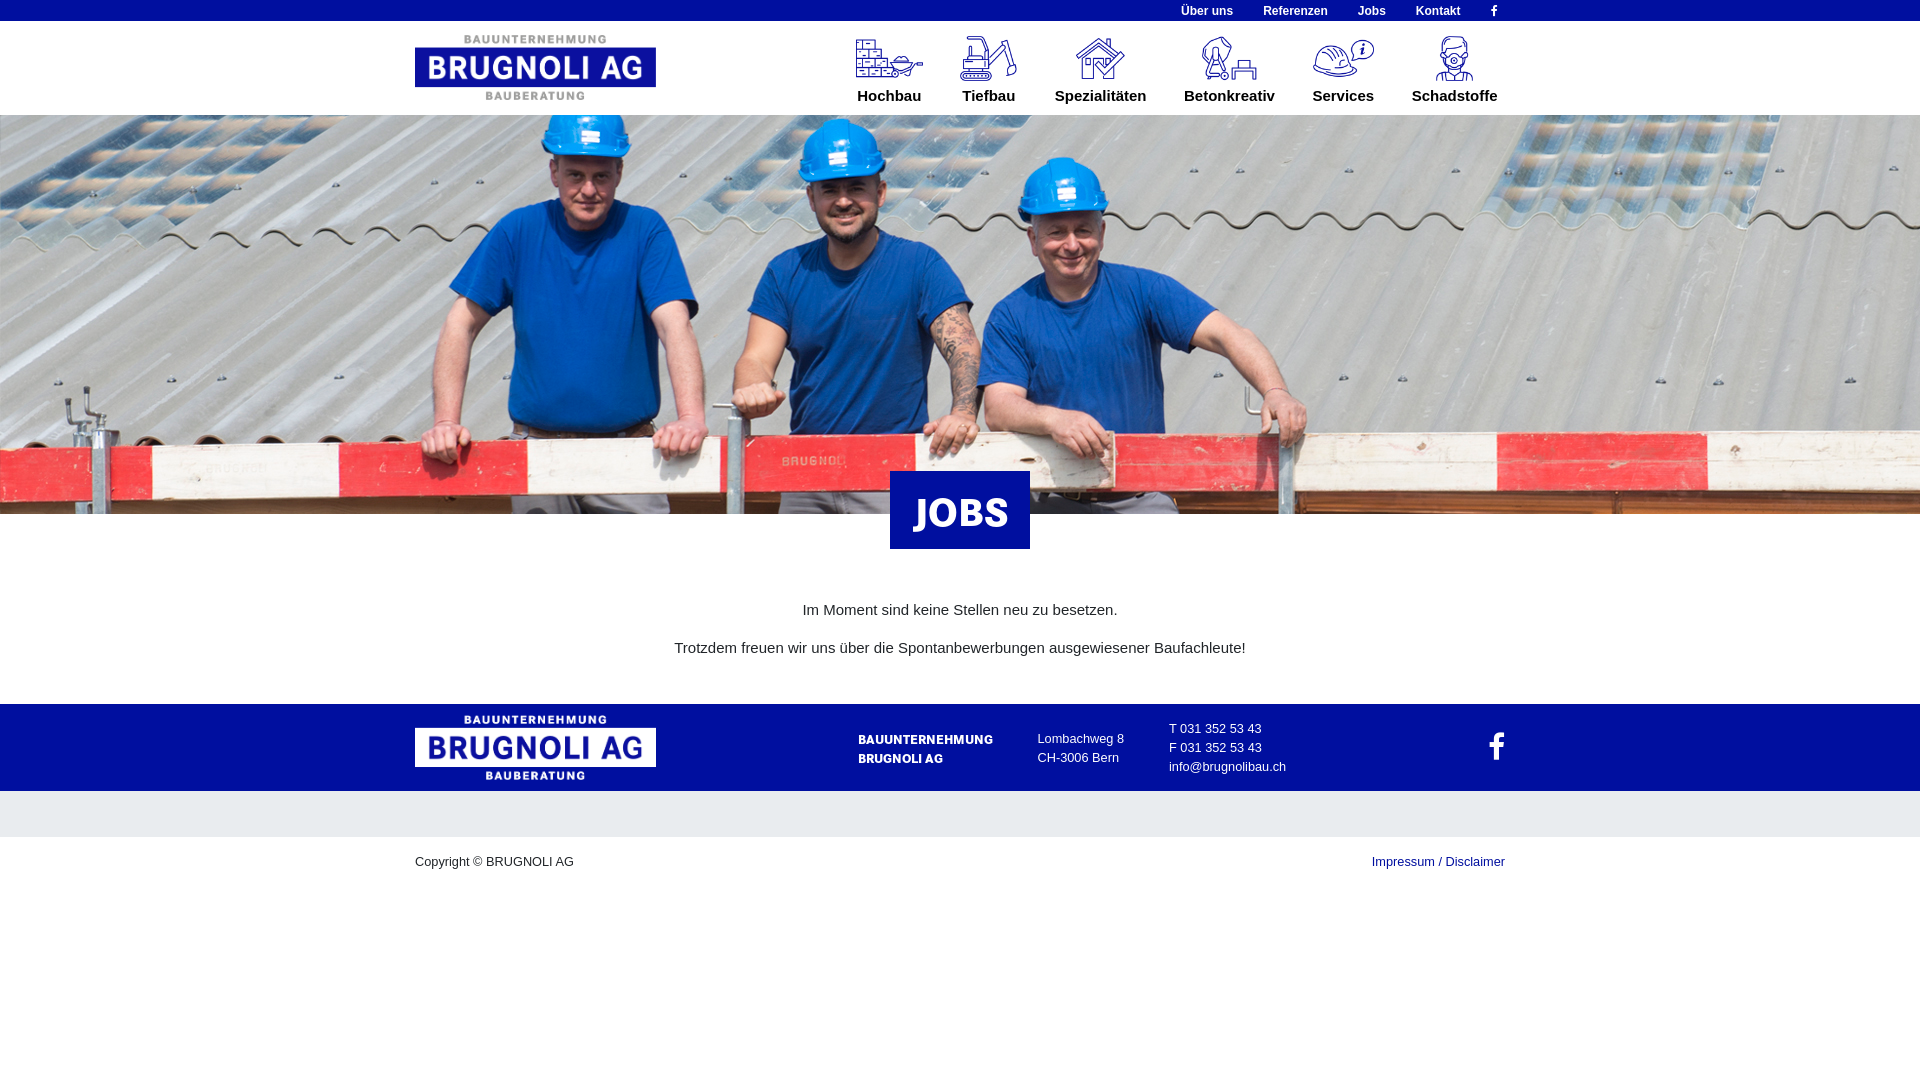 Image resolution: width=1920 pixels, height=1080 pixels. Describe the element at coordinates (1454, 67) in the screenshot. I see `'Schadstoffe'` at that location.